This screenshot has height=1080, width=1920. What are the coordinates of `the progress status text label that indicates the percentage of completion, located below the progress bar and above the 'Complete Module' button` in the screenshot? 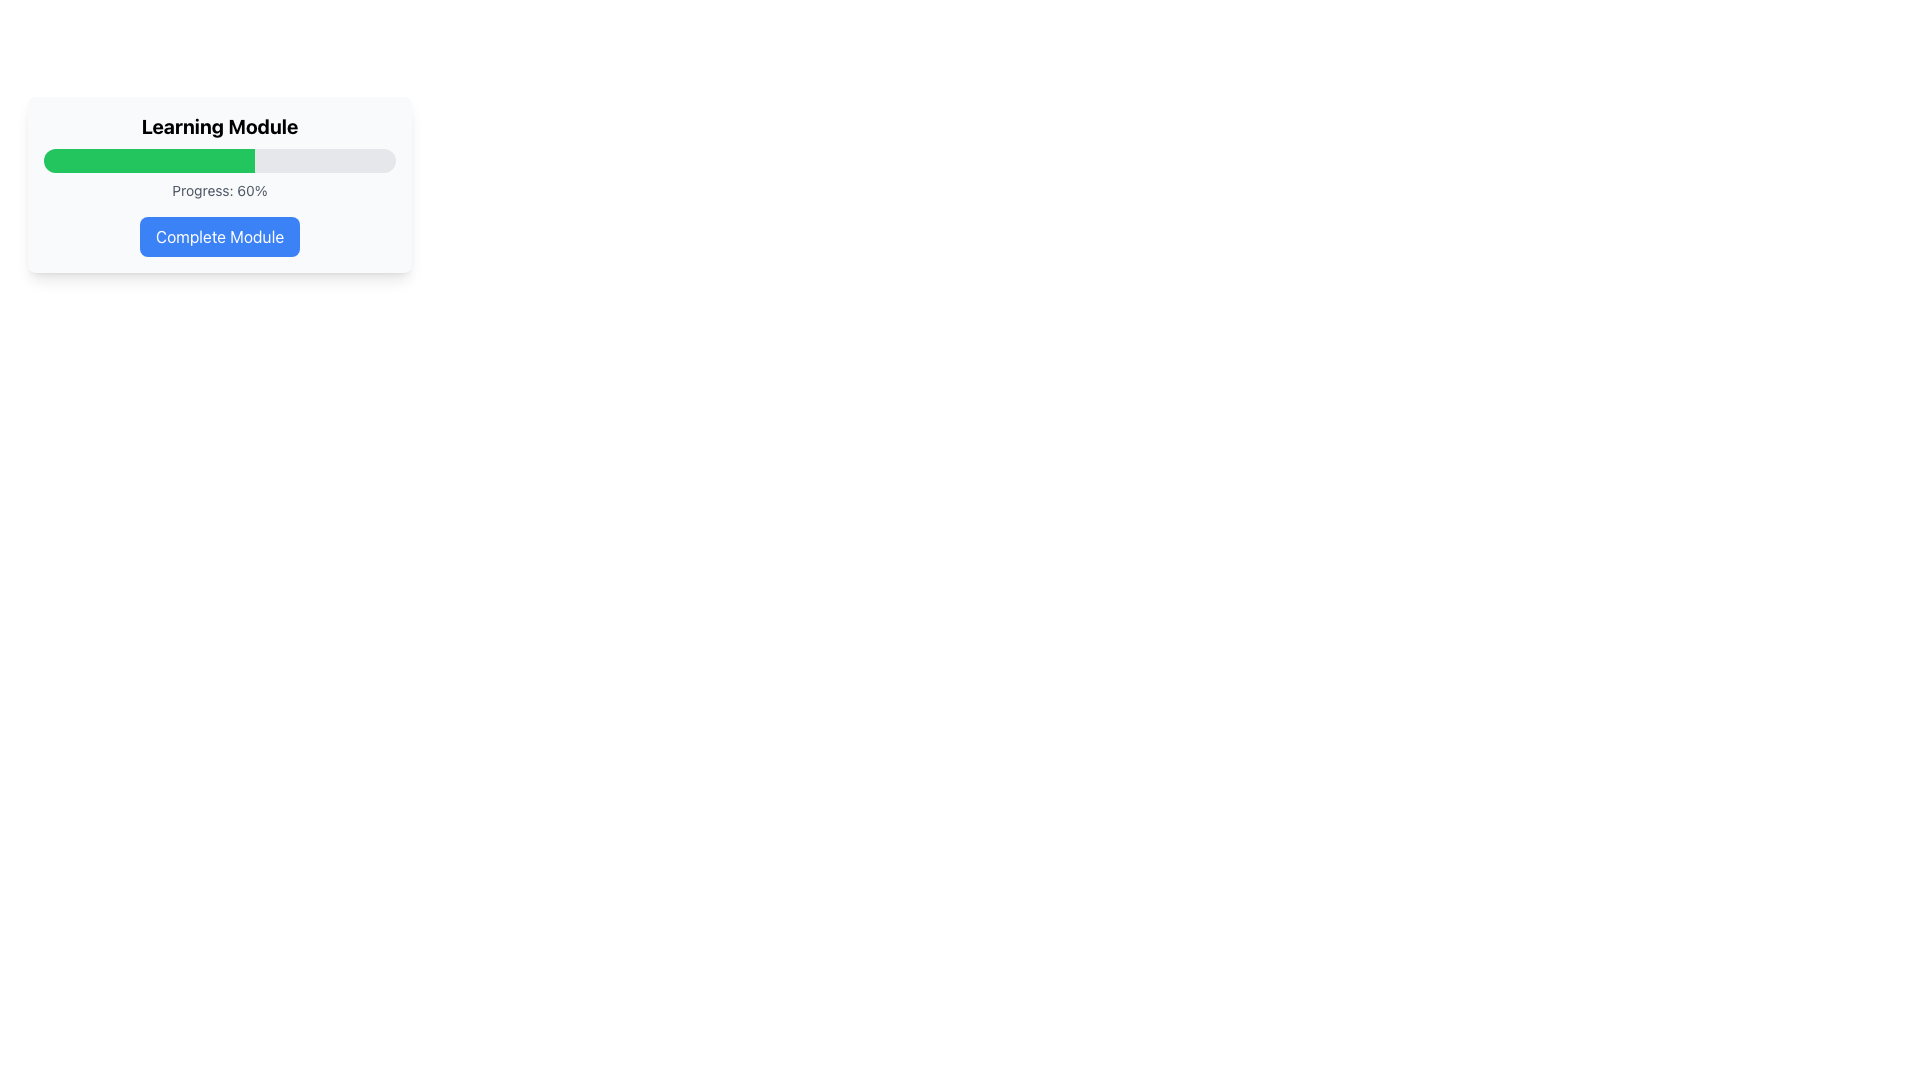 It's located at (220, 191).